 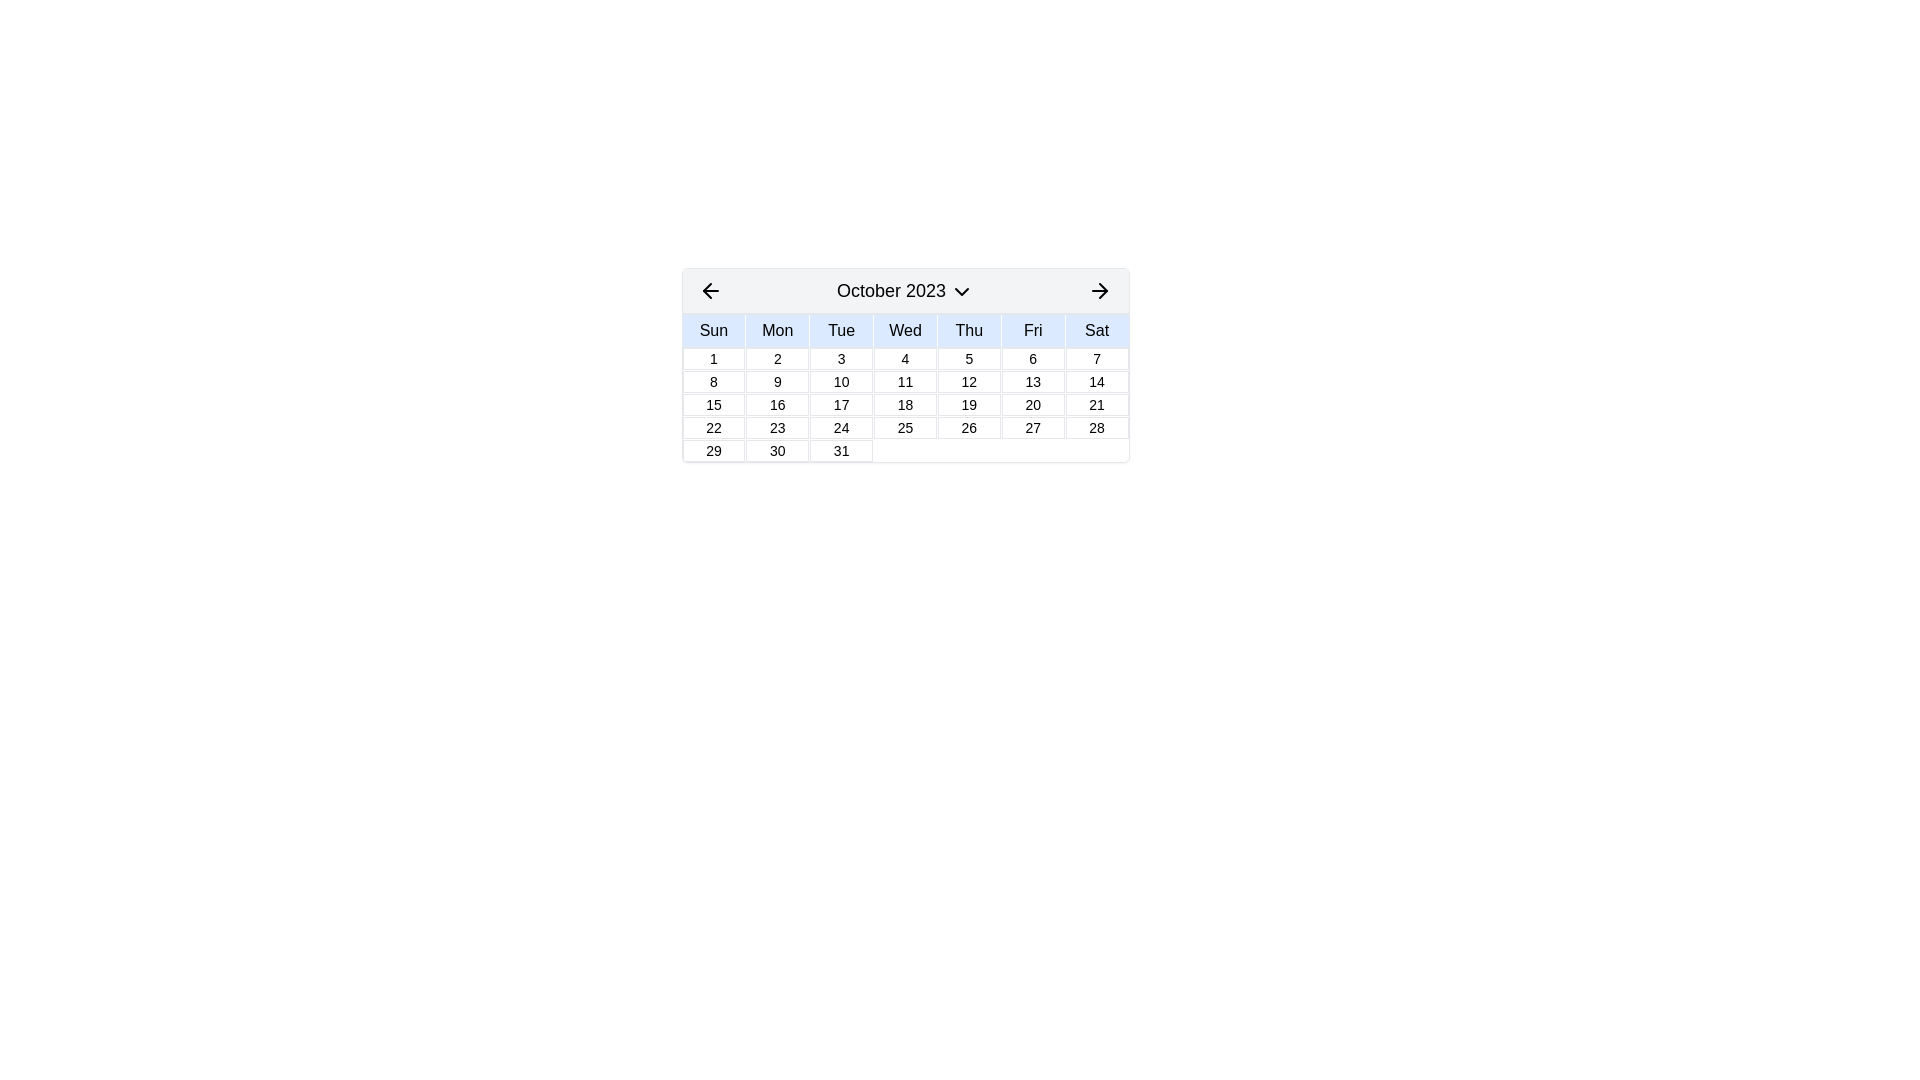 I want to click on the calendar day cell displaying the number '31', so click(x=841, y=451).